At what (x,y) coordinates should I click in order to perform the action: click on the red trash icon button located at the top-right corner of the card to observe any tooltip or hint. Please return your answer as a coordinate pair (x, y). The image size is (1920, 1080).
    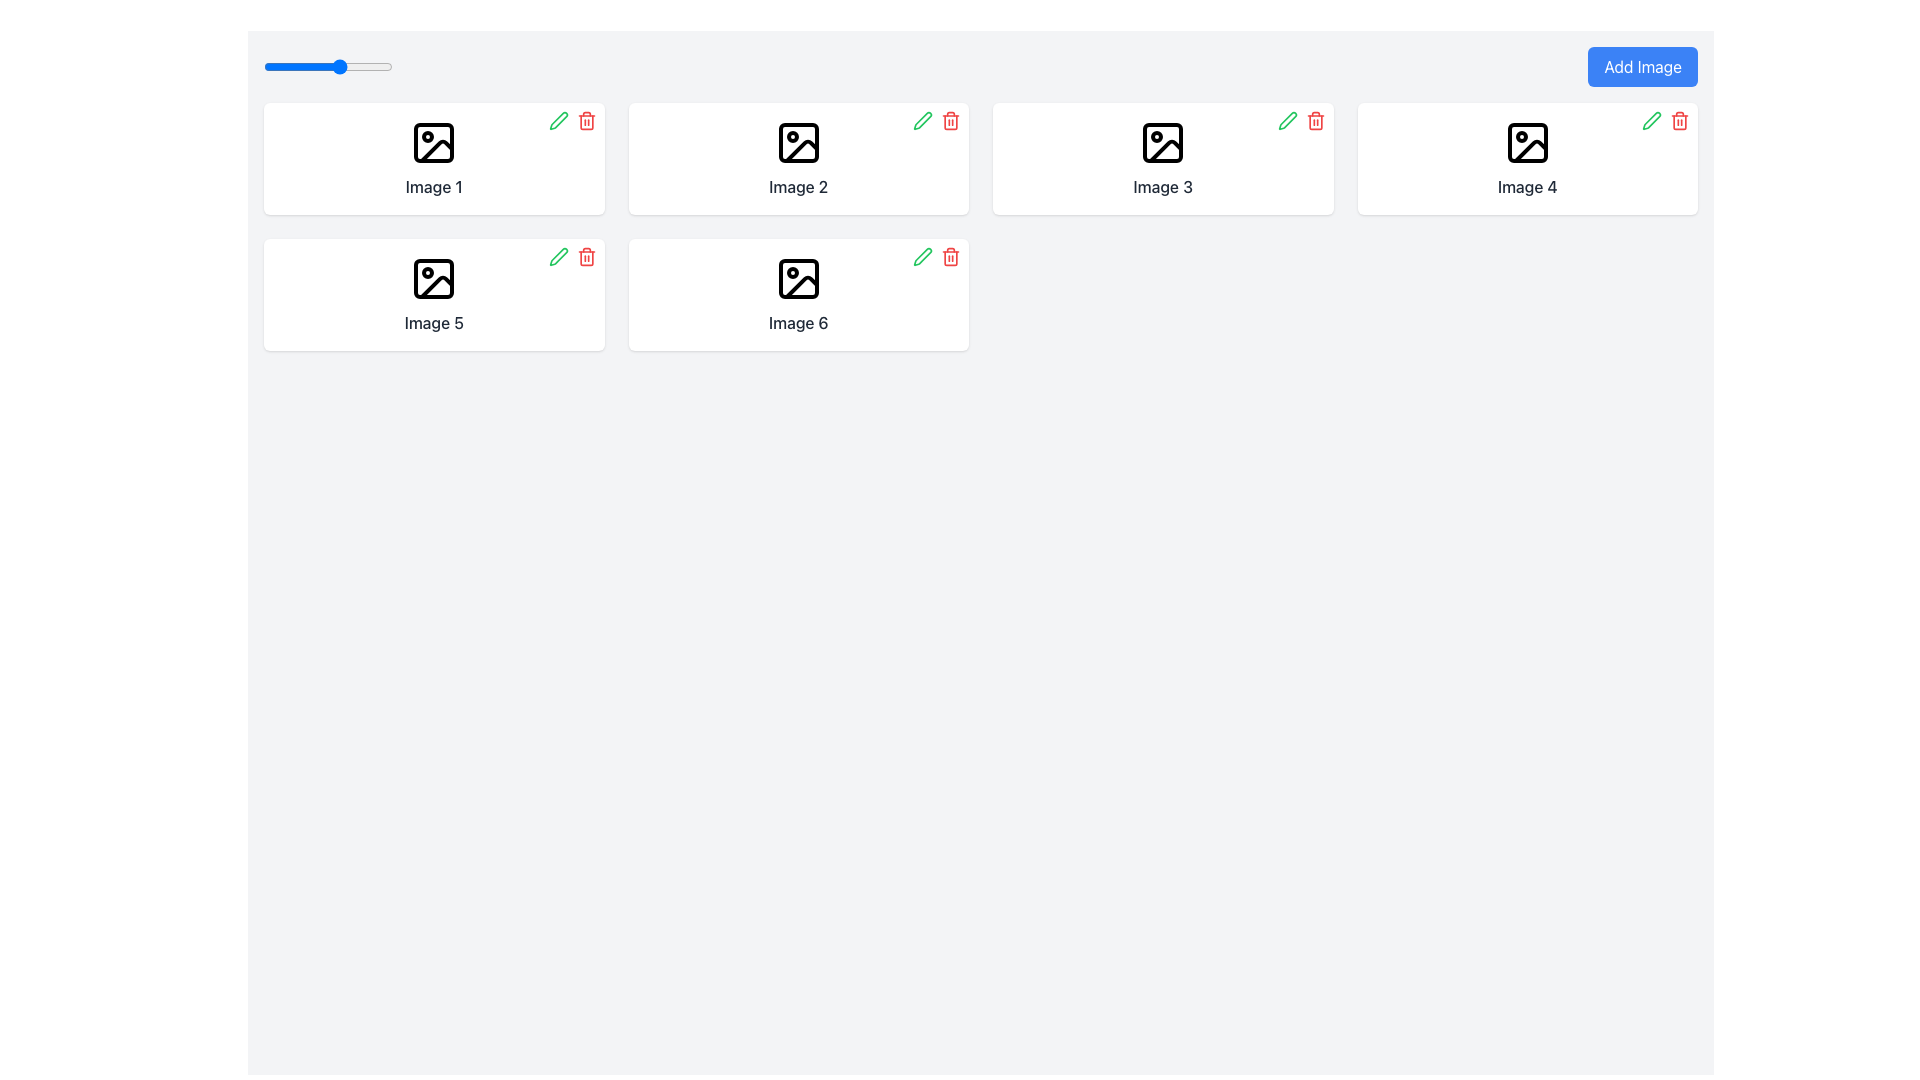
    Looking at the image, I should click on (949, 120).